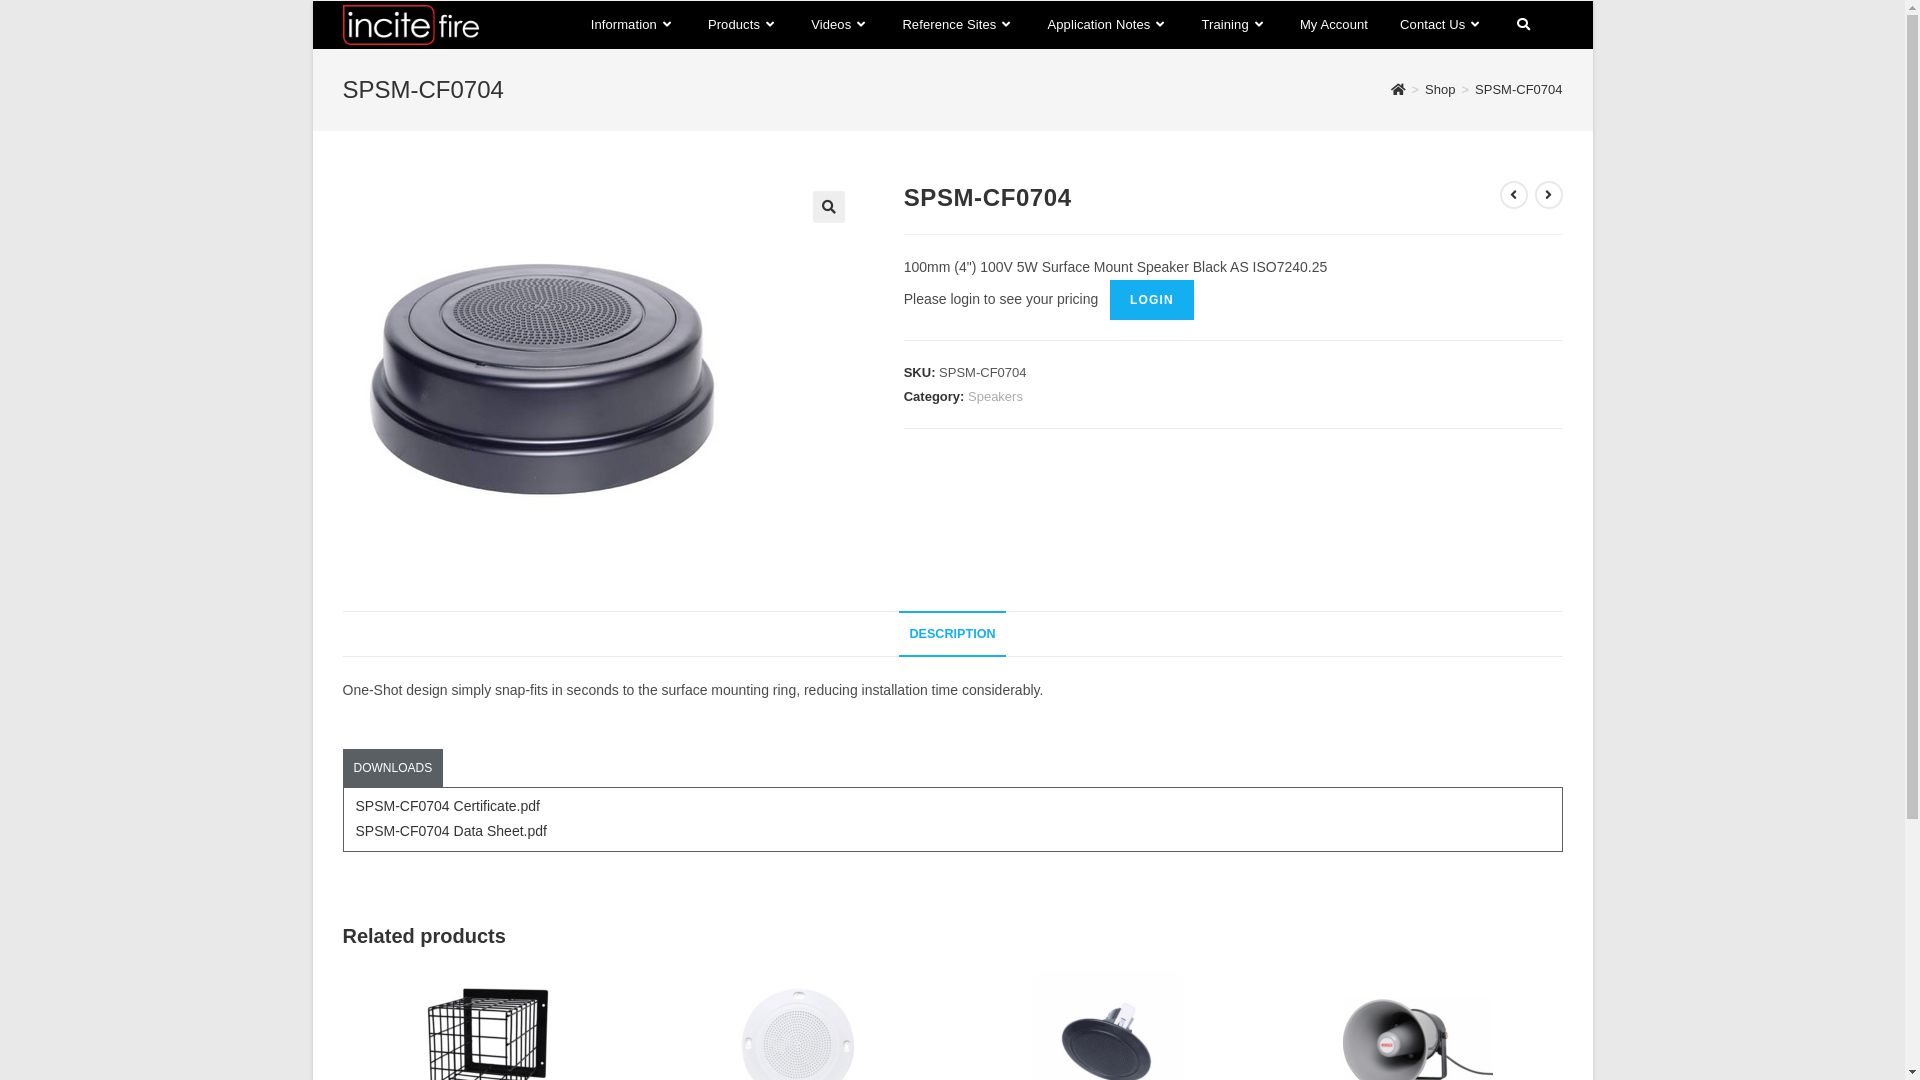 The height and width of the screenshot is (1080, 1920). Describe the element at coordinates (840, 24) in the screenshot. I see `'Videos'` at that location.